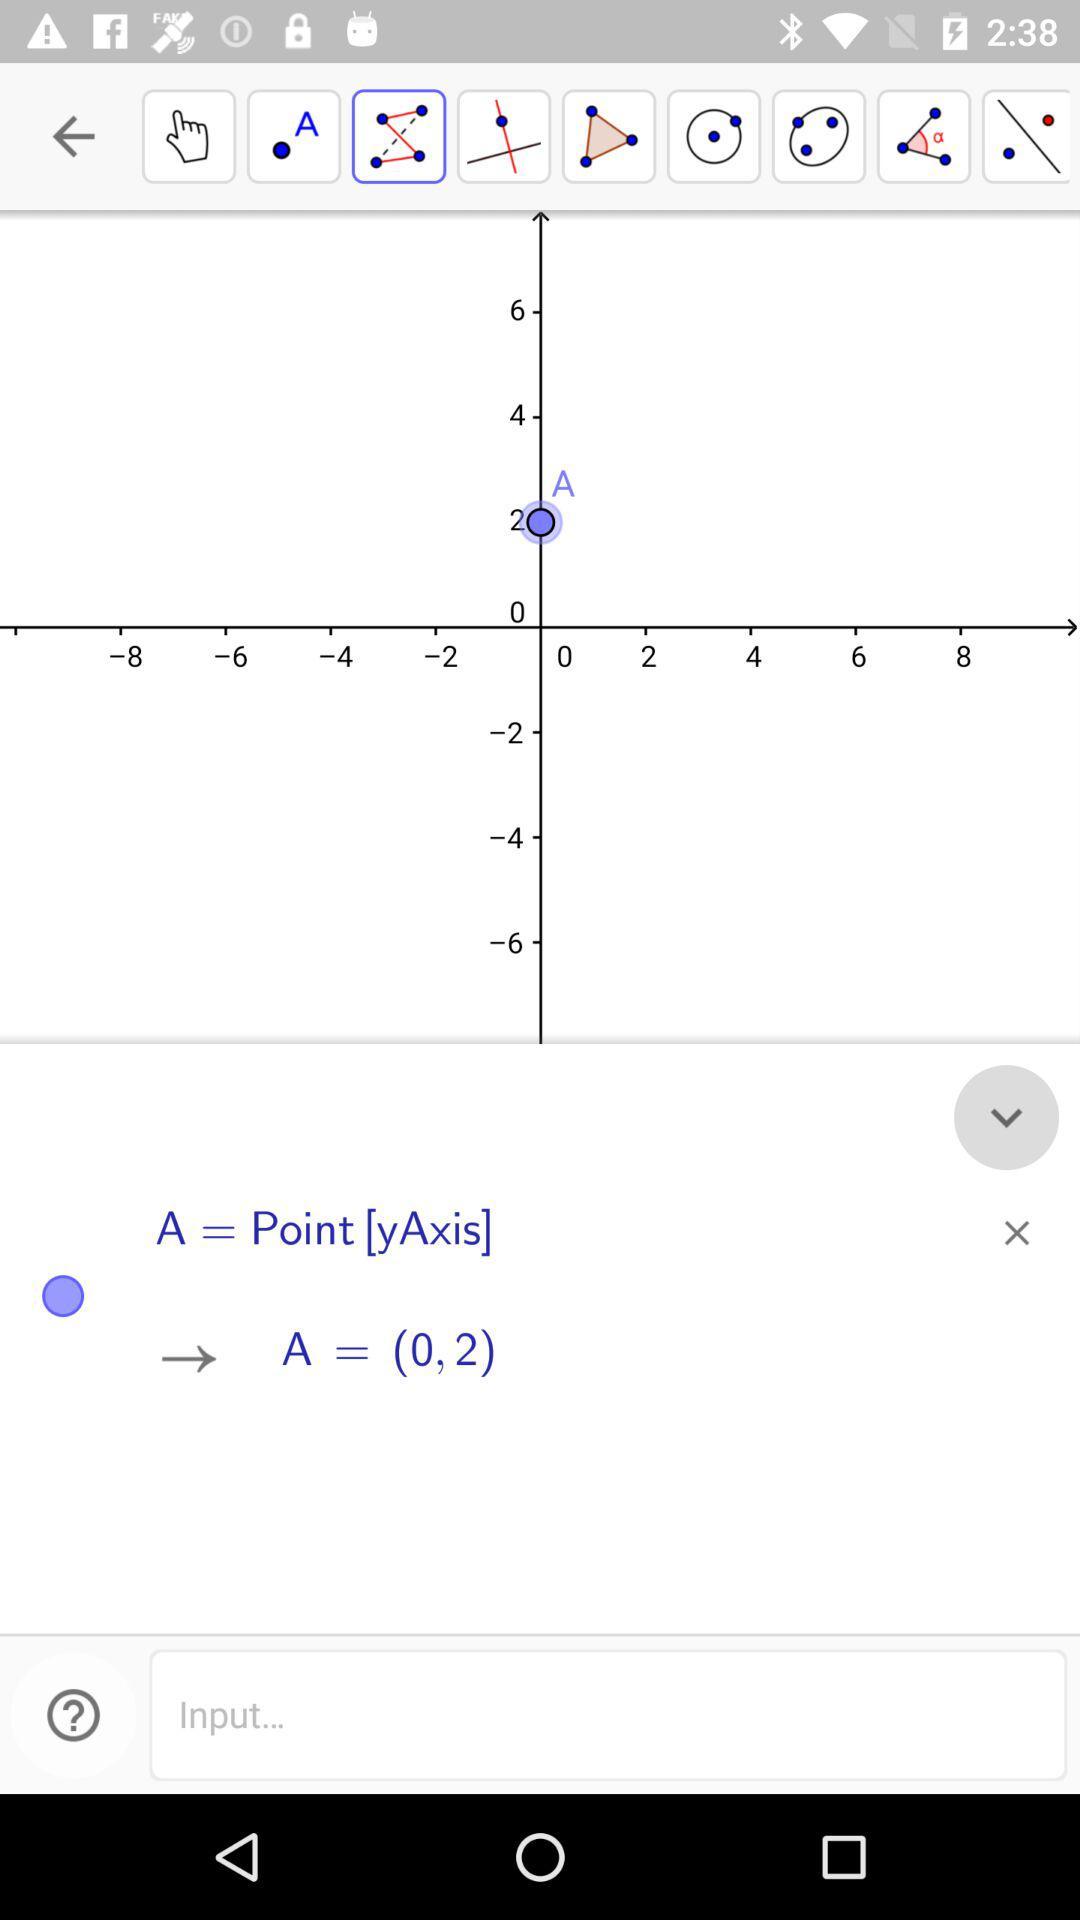  Describe the element at coordinates (1006, 1116) in the screenshot. I see `the drop down button` at that location.